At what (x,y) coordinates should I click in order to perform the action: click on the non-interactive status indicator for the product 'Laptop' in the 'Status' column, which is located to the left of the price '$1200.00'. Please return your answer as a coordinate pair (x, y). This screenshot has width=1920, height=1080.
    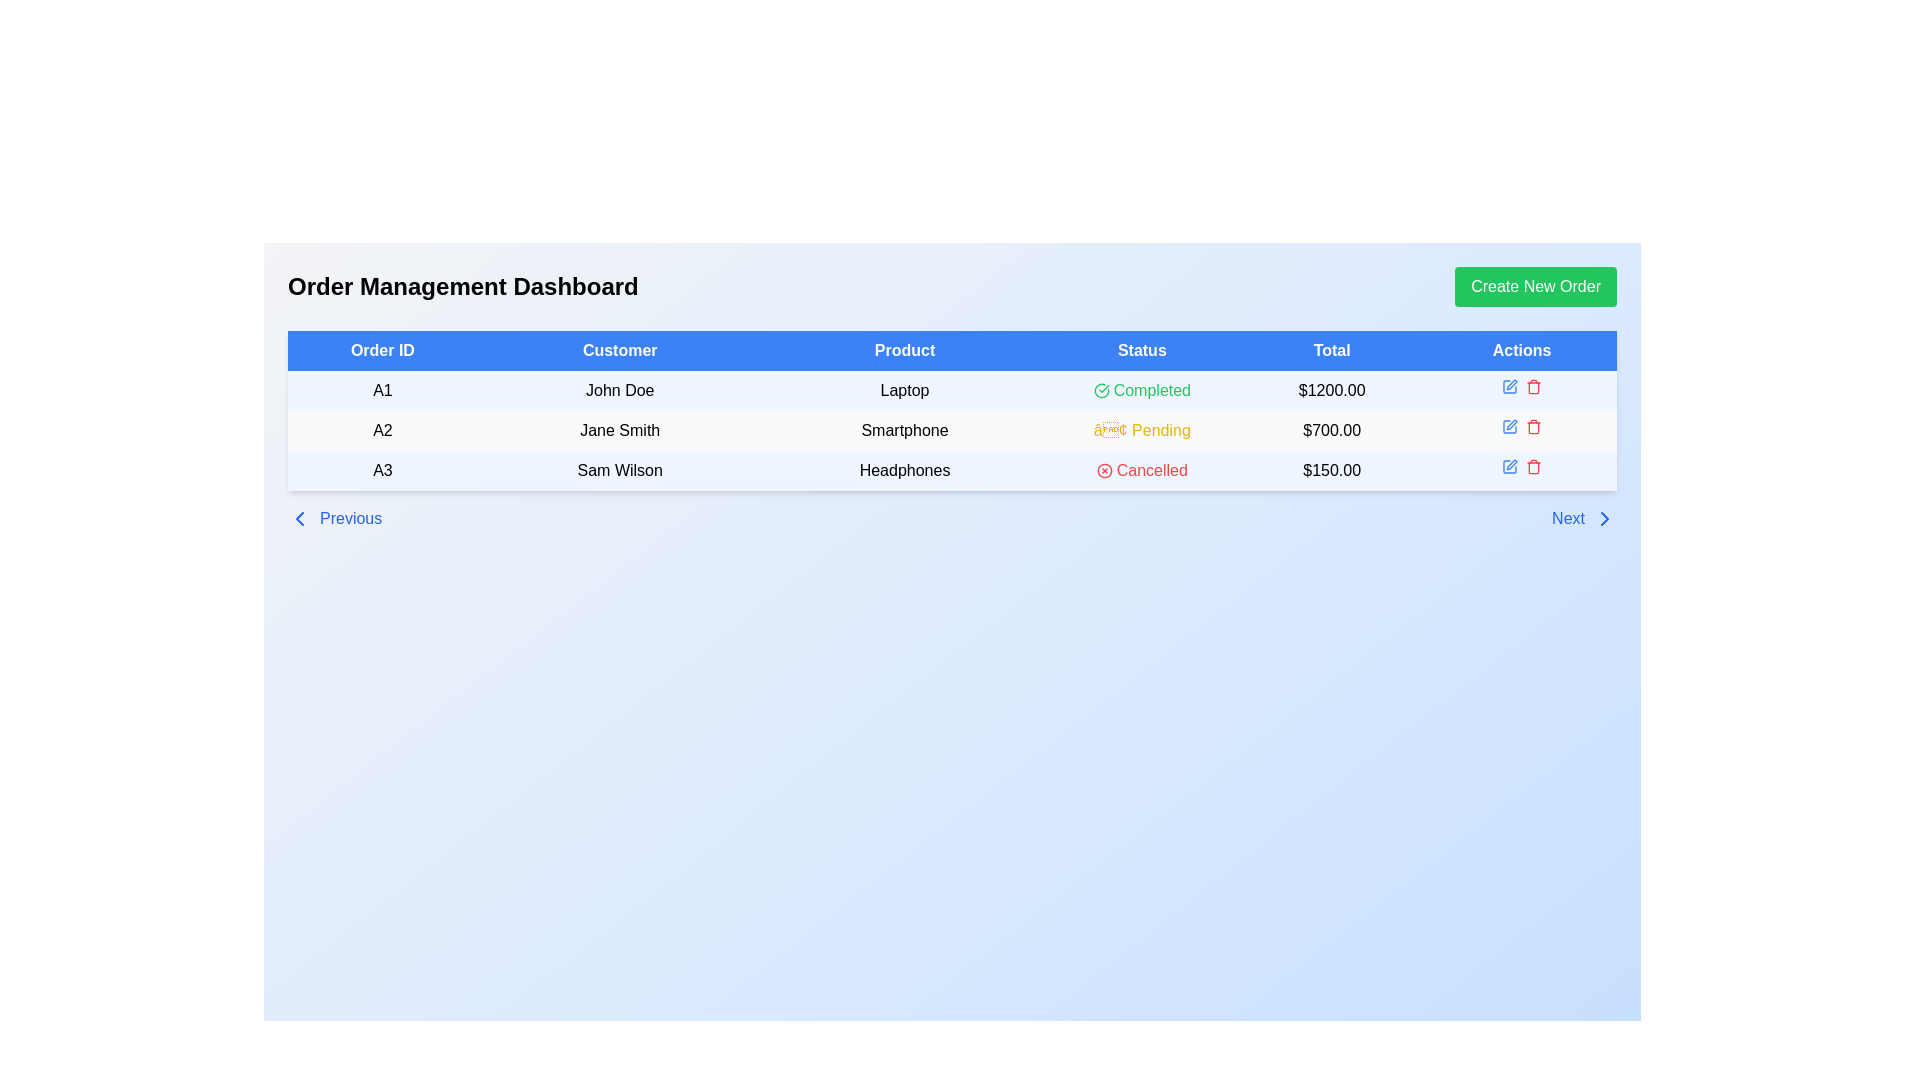
    Looking at the image, I should click on (1142, 390).